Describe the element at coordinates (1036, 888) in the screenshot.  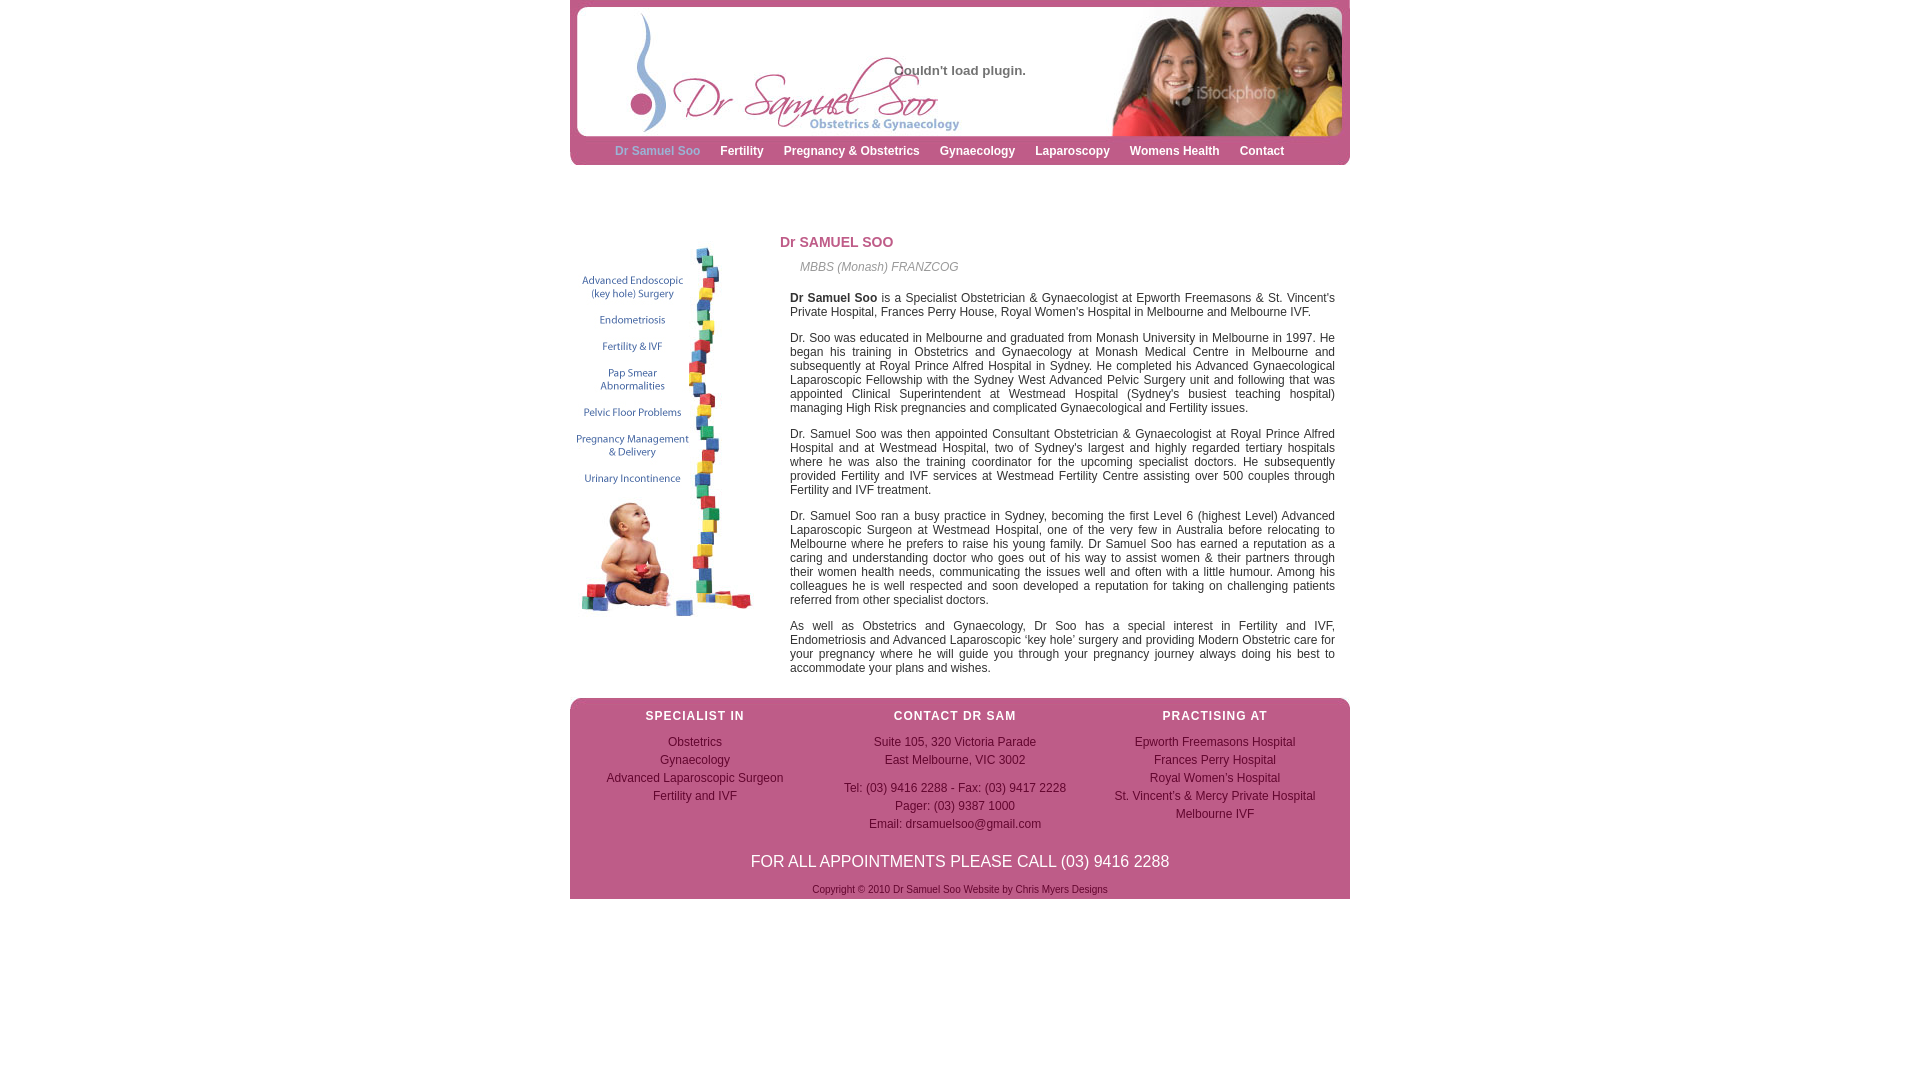
I see `'Website by Chris Myers Designs'` at that location.